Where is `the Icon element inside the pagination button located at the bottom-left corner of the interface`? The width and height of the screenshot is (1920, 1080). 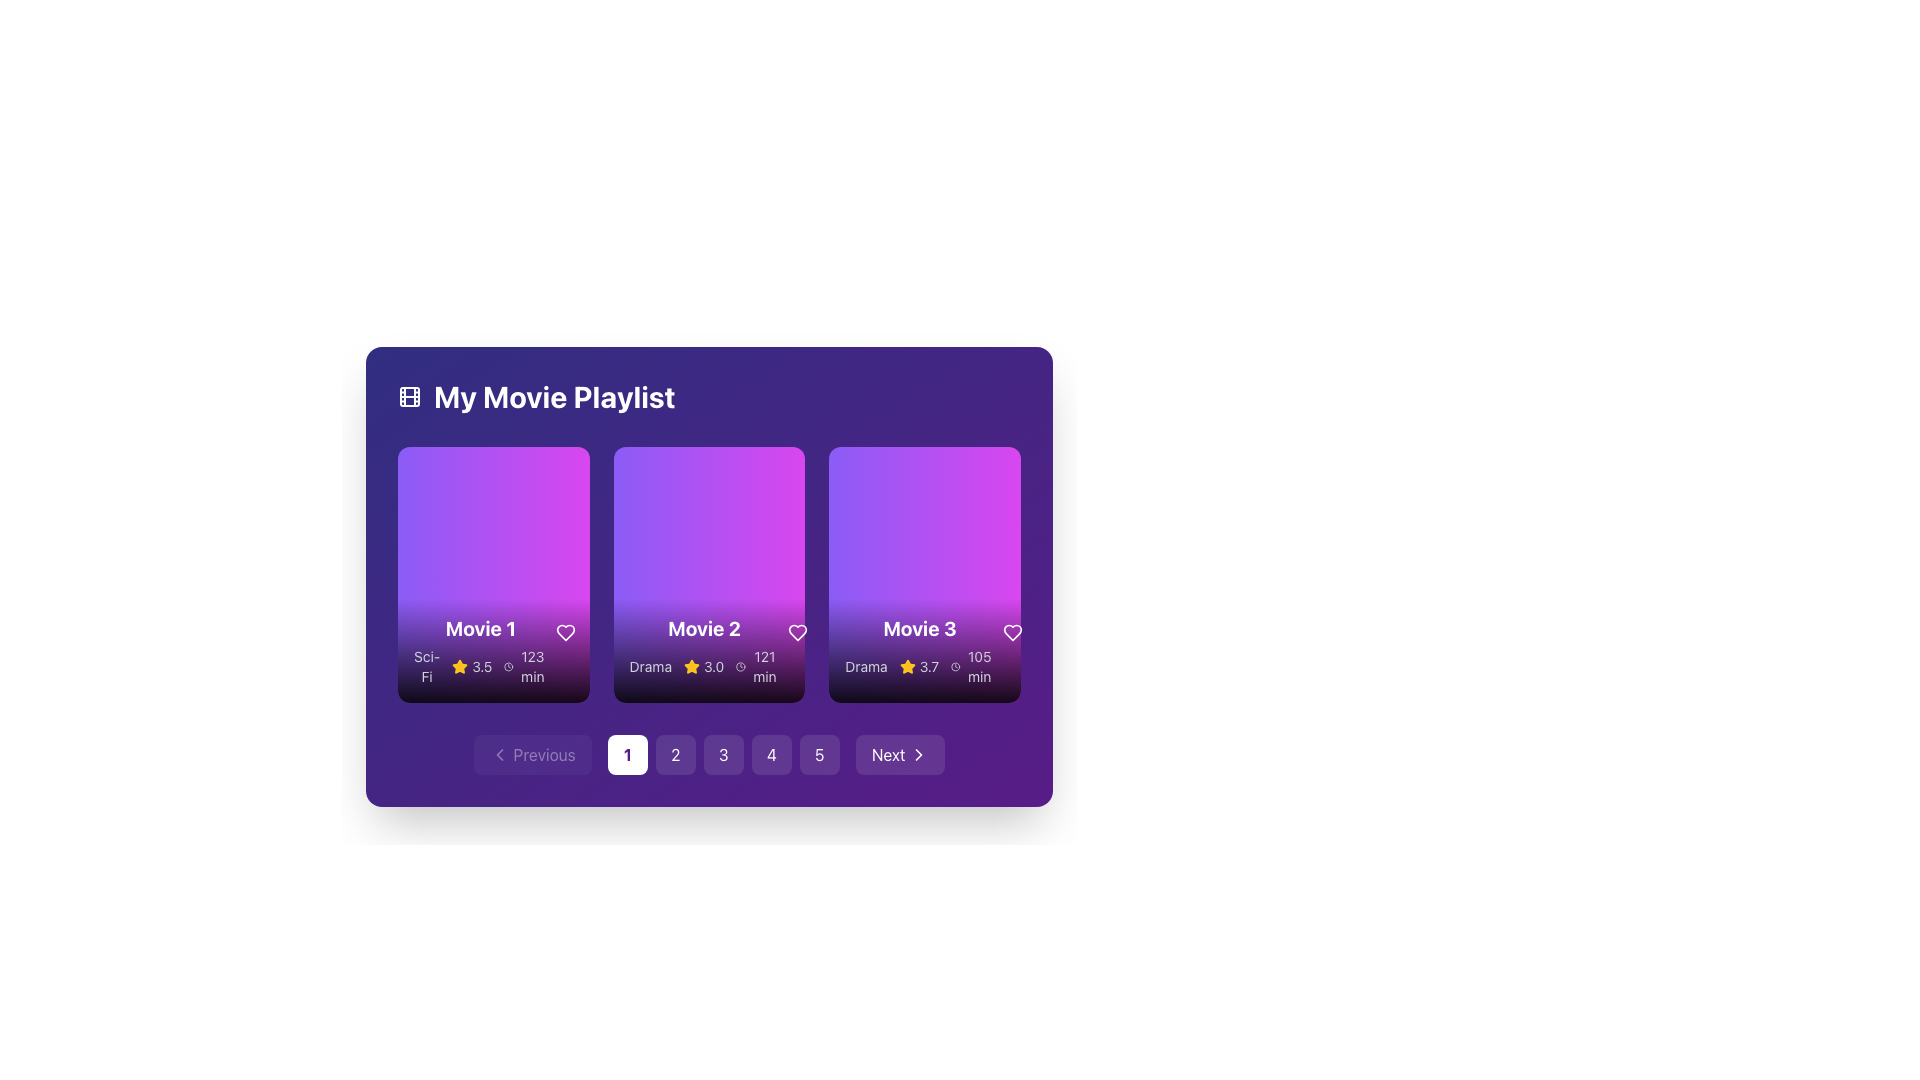 the Icon element inside the pagination button located at the bottom-left corner of the interface is located at coordinates (499, 755).